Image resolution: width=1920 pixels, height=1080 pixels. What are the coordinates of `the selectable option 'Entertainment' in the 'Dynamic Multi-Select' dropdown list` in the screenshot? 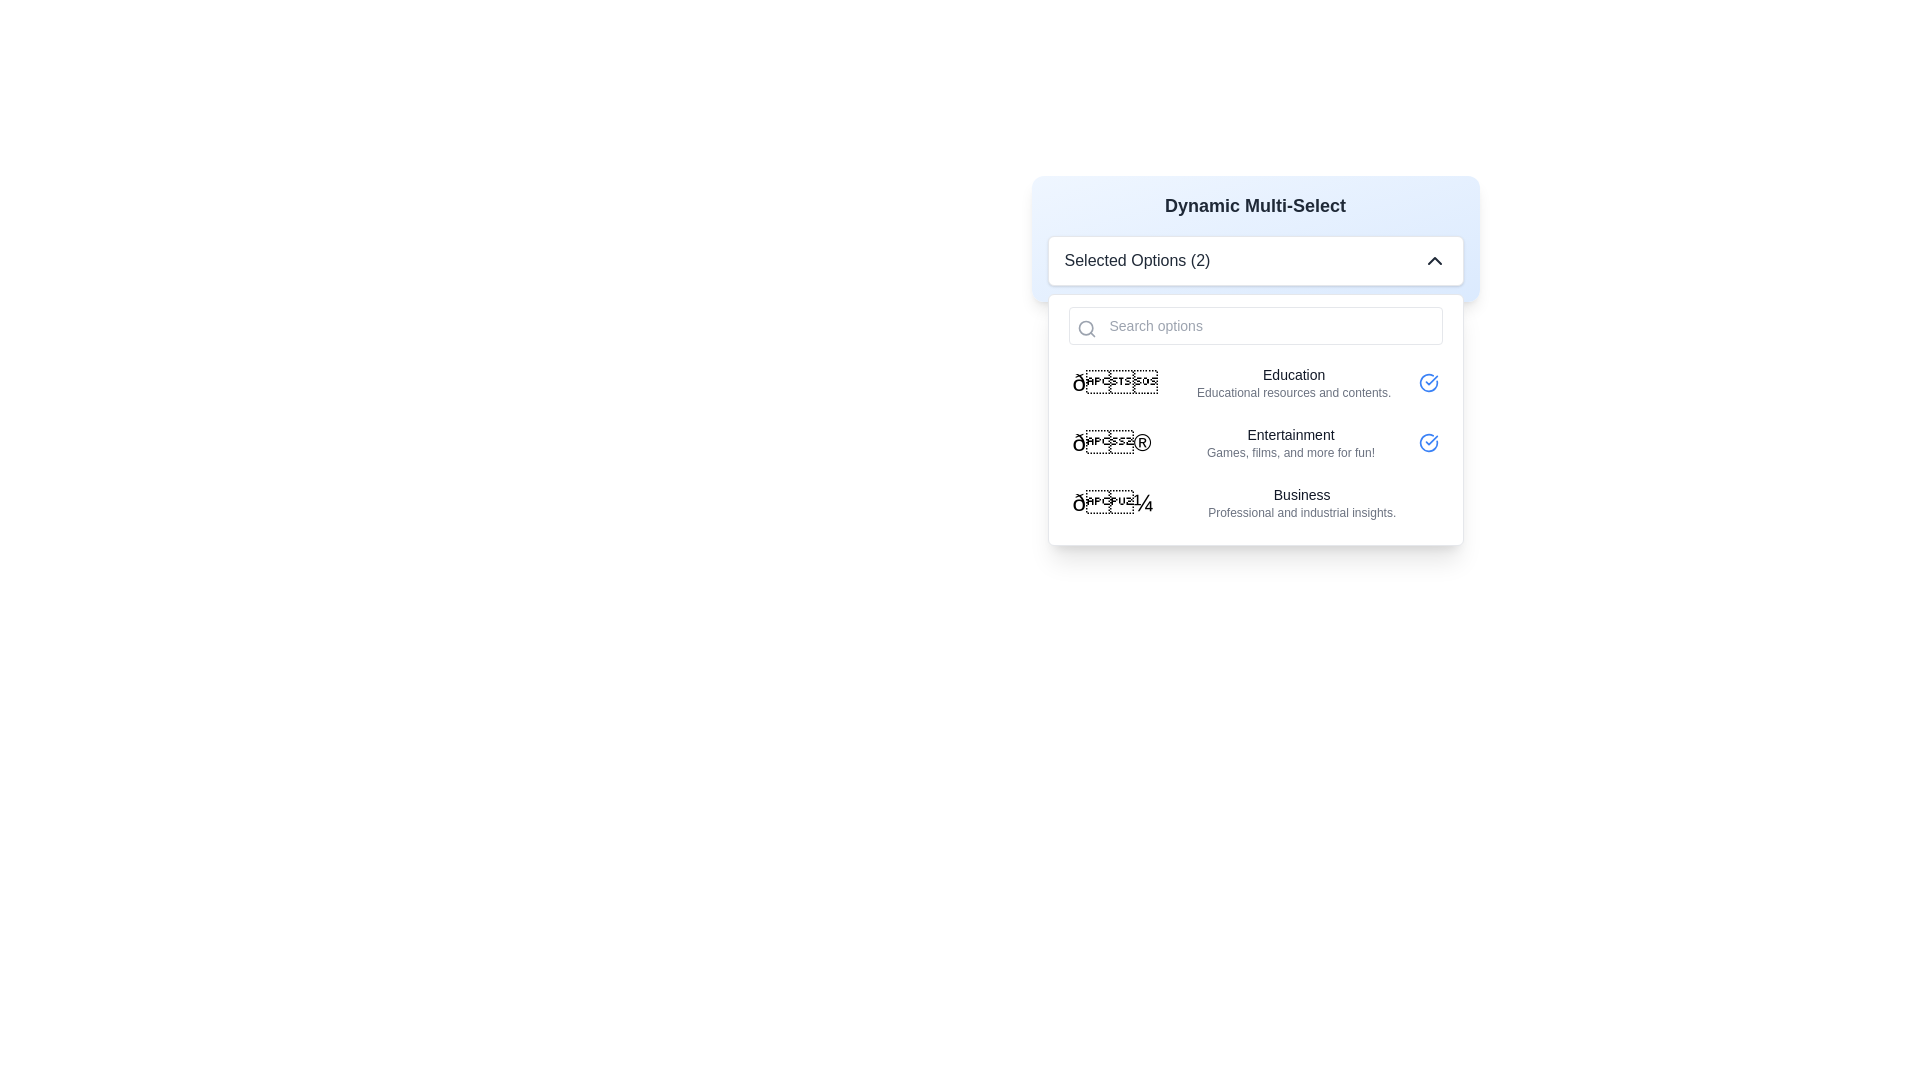 It's located at (1291, 442).